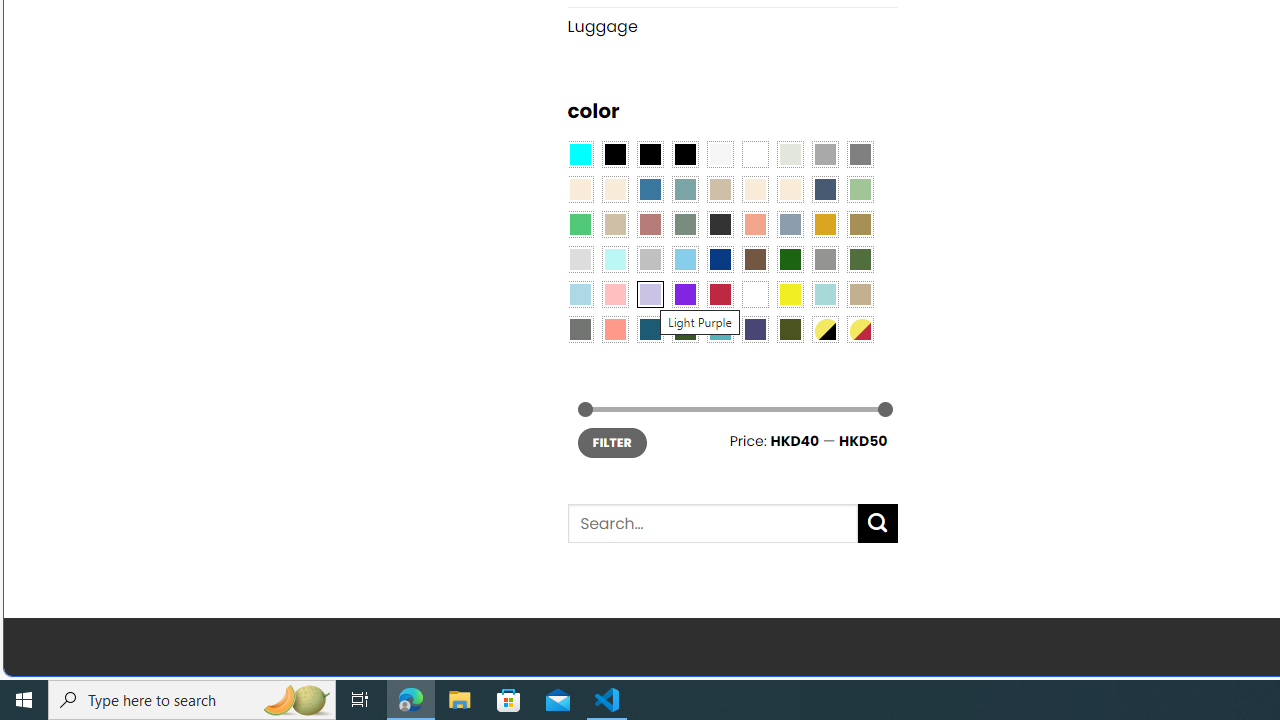 Image resolution: width=1280 pixels, height=720 pixels. What do you see at coordinates (860, 328) in the screenshot?
I see `'Yellow-Red'` at bounding box center [860, 328].